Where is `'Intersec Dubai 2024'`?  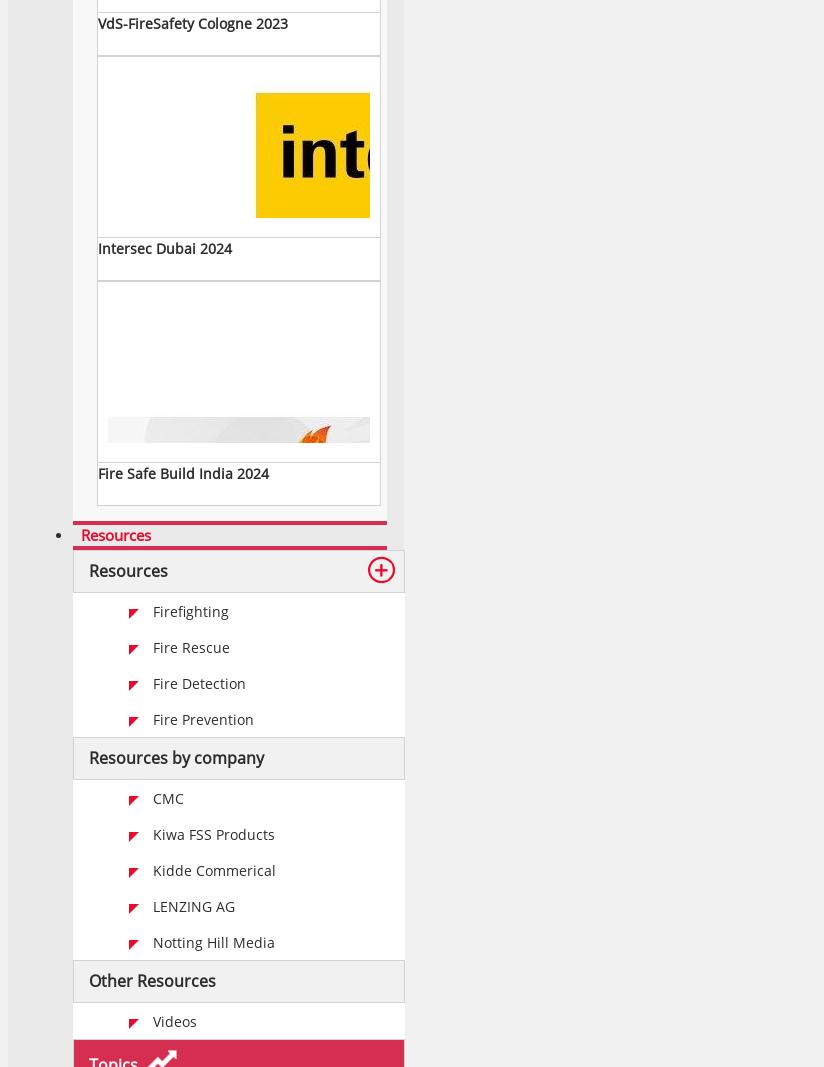
'Intersec Dubai 2024' is located at coordinates (96, 248).